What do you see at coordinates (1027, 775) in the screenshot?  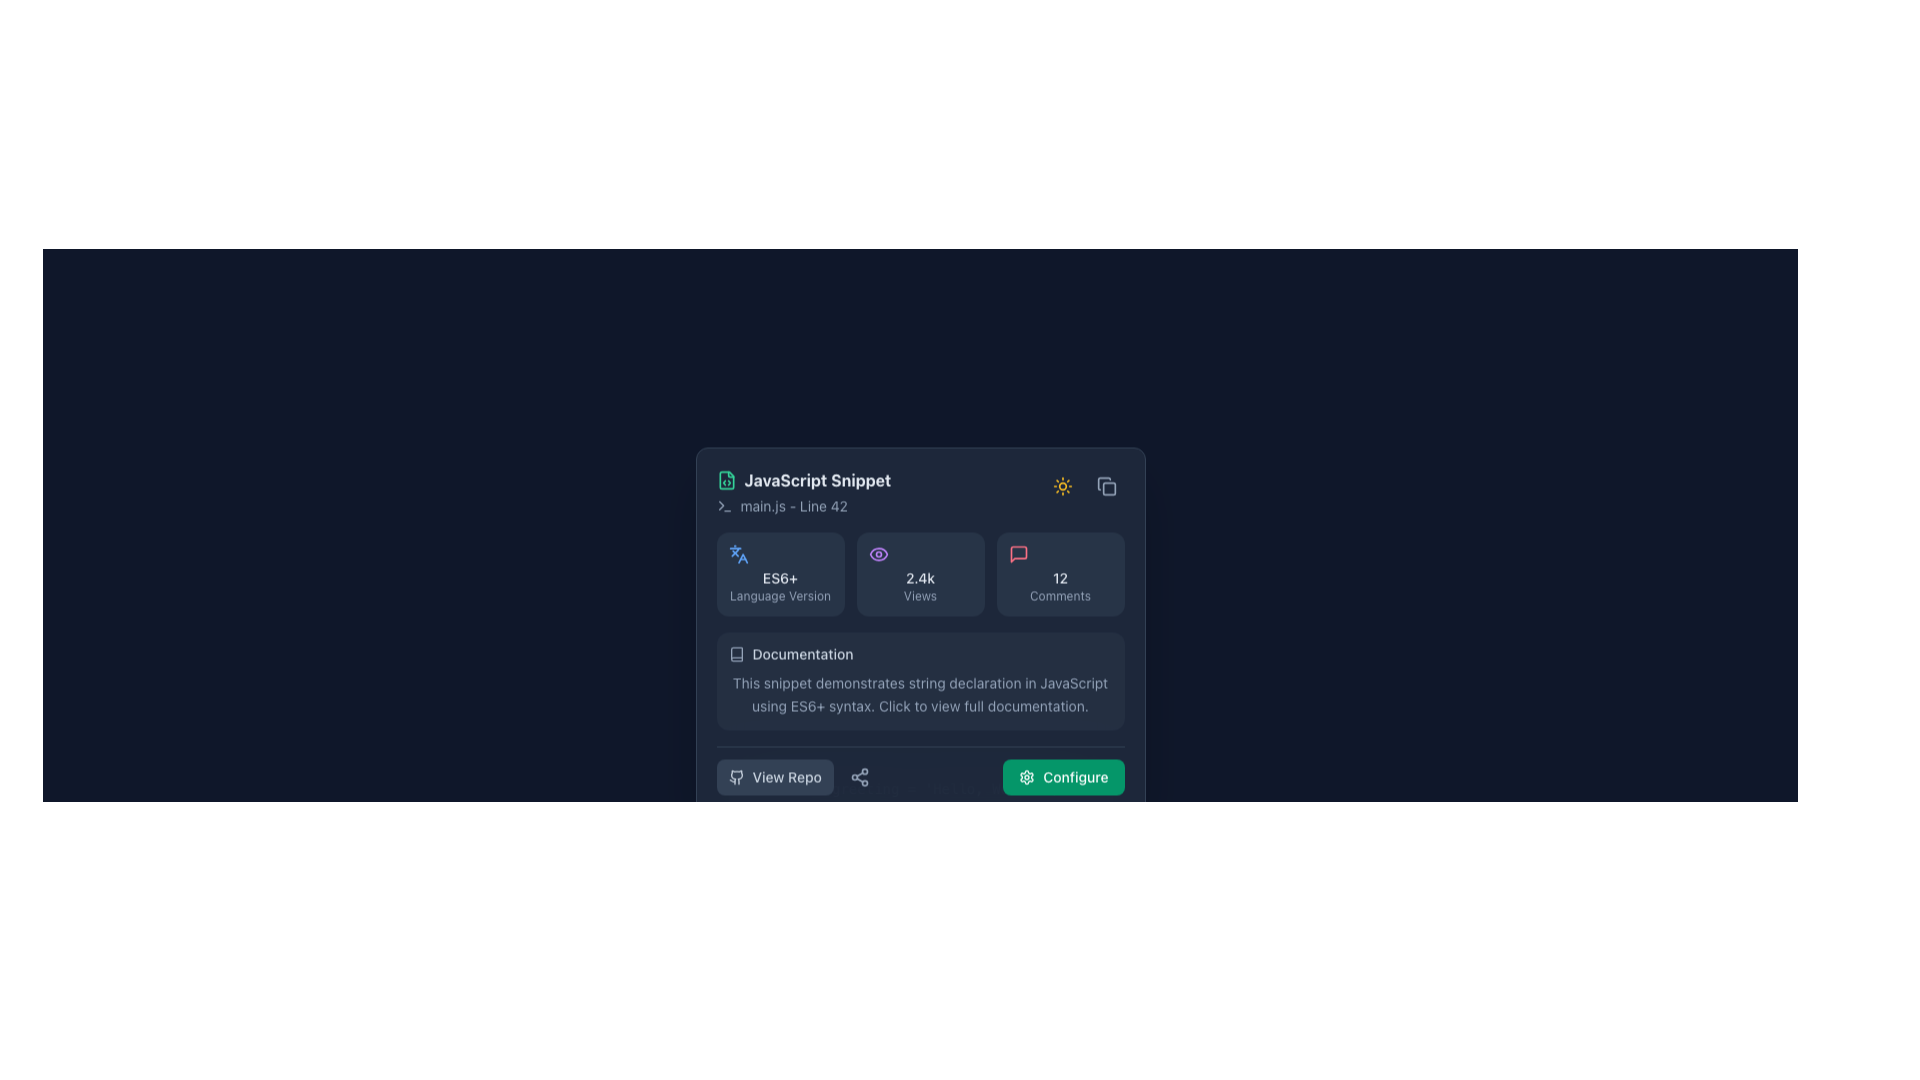 I see `the settings cogwheel icon located on the left side of the 'Configure' button, which is situated at the bottom-right corner of the card-like interface` at bounding box center [1027, 775].